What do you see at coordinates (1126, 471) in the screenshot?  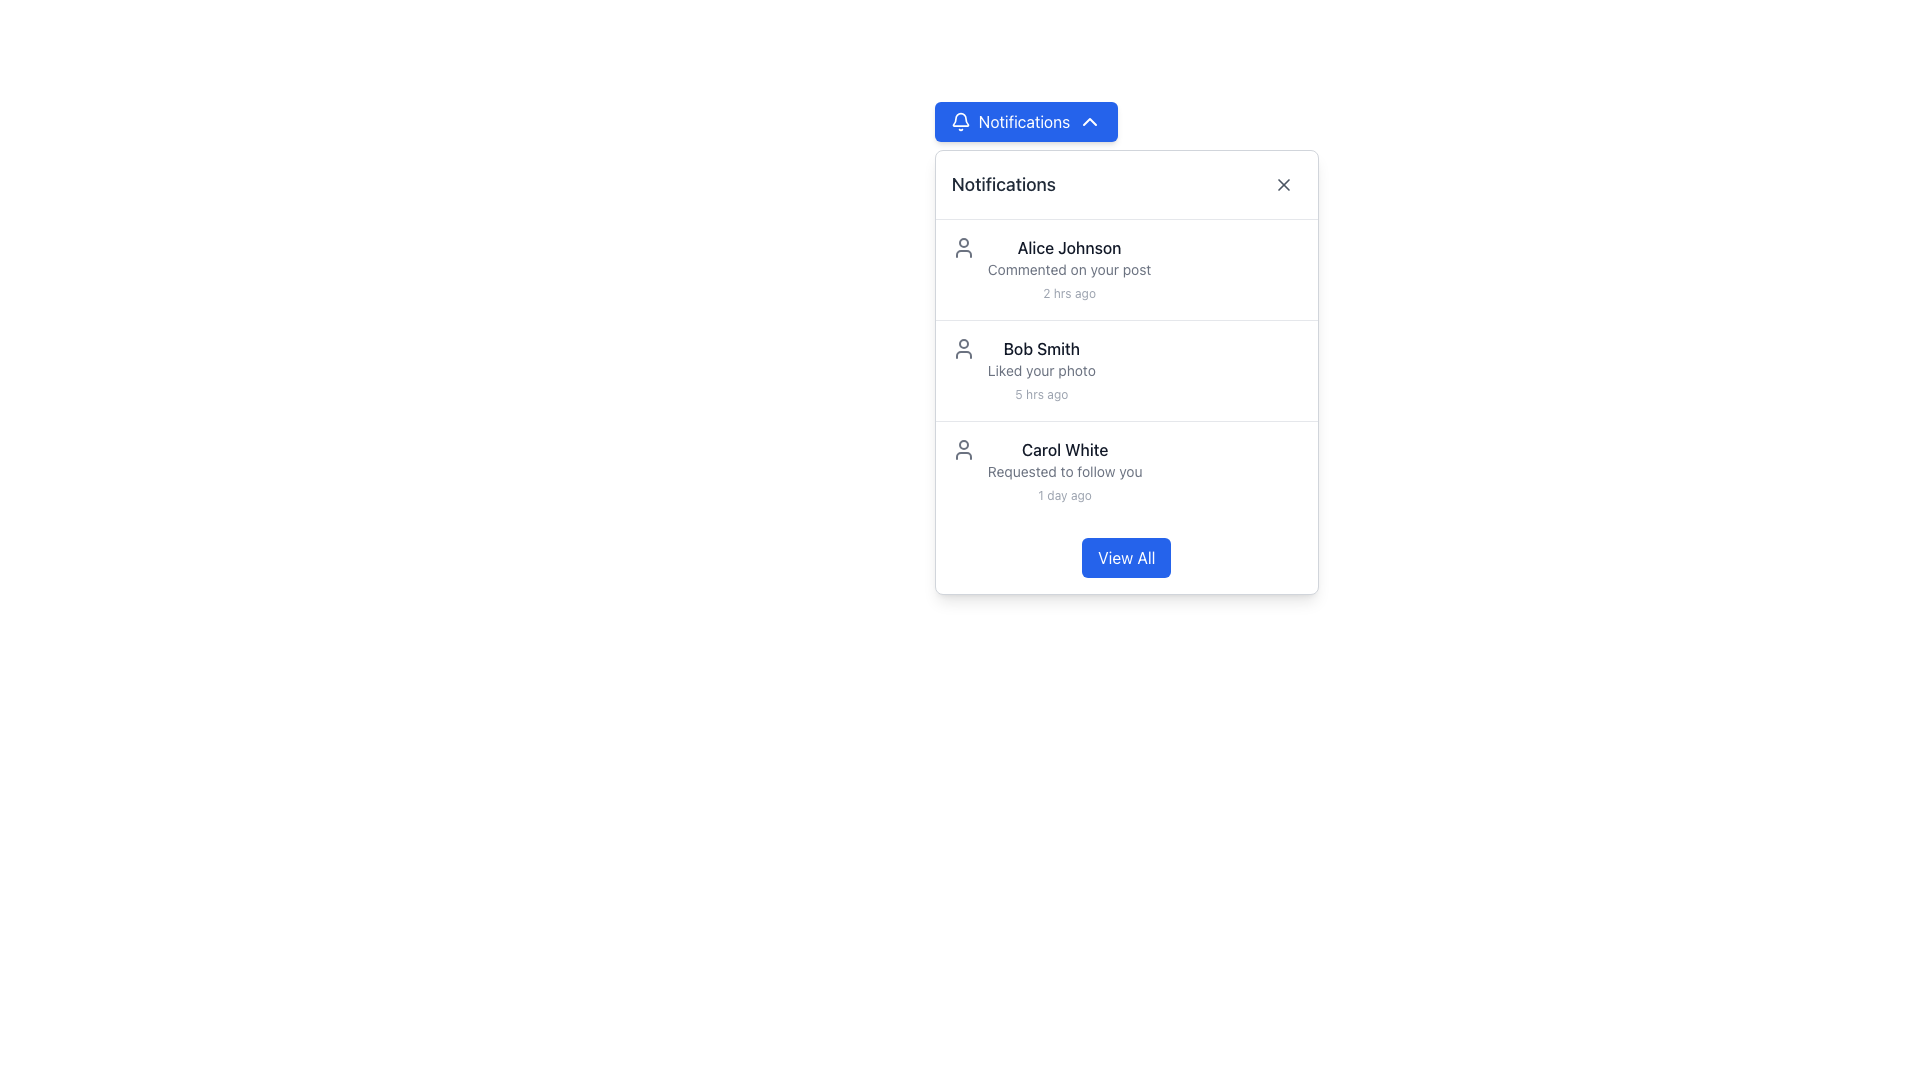 I see `to select the notification informing the user that 'Carol White' has requested to follow them, which is the third notification in the list` at bounding box center [1126, 471].